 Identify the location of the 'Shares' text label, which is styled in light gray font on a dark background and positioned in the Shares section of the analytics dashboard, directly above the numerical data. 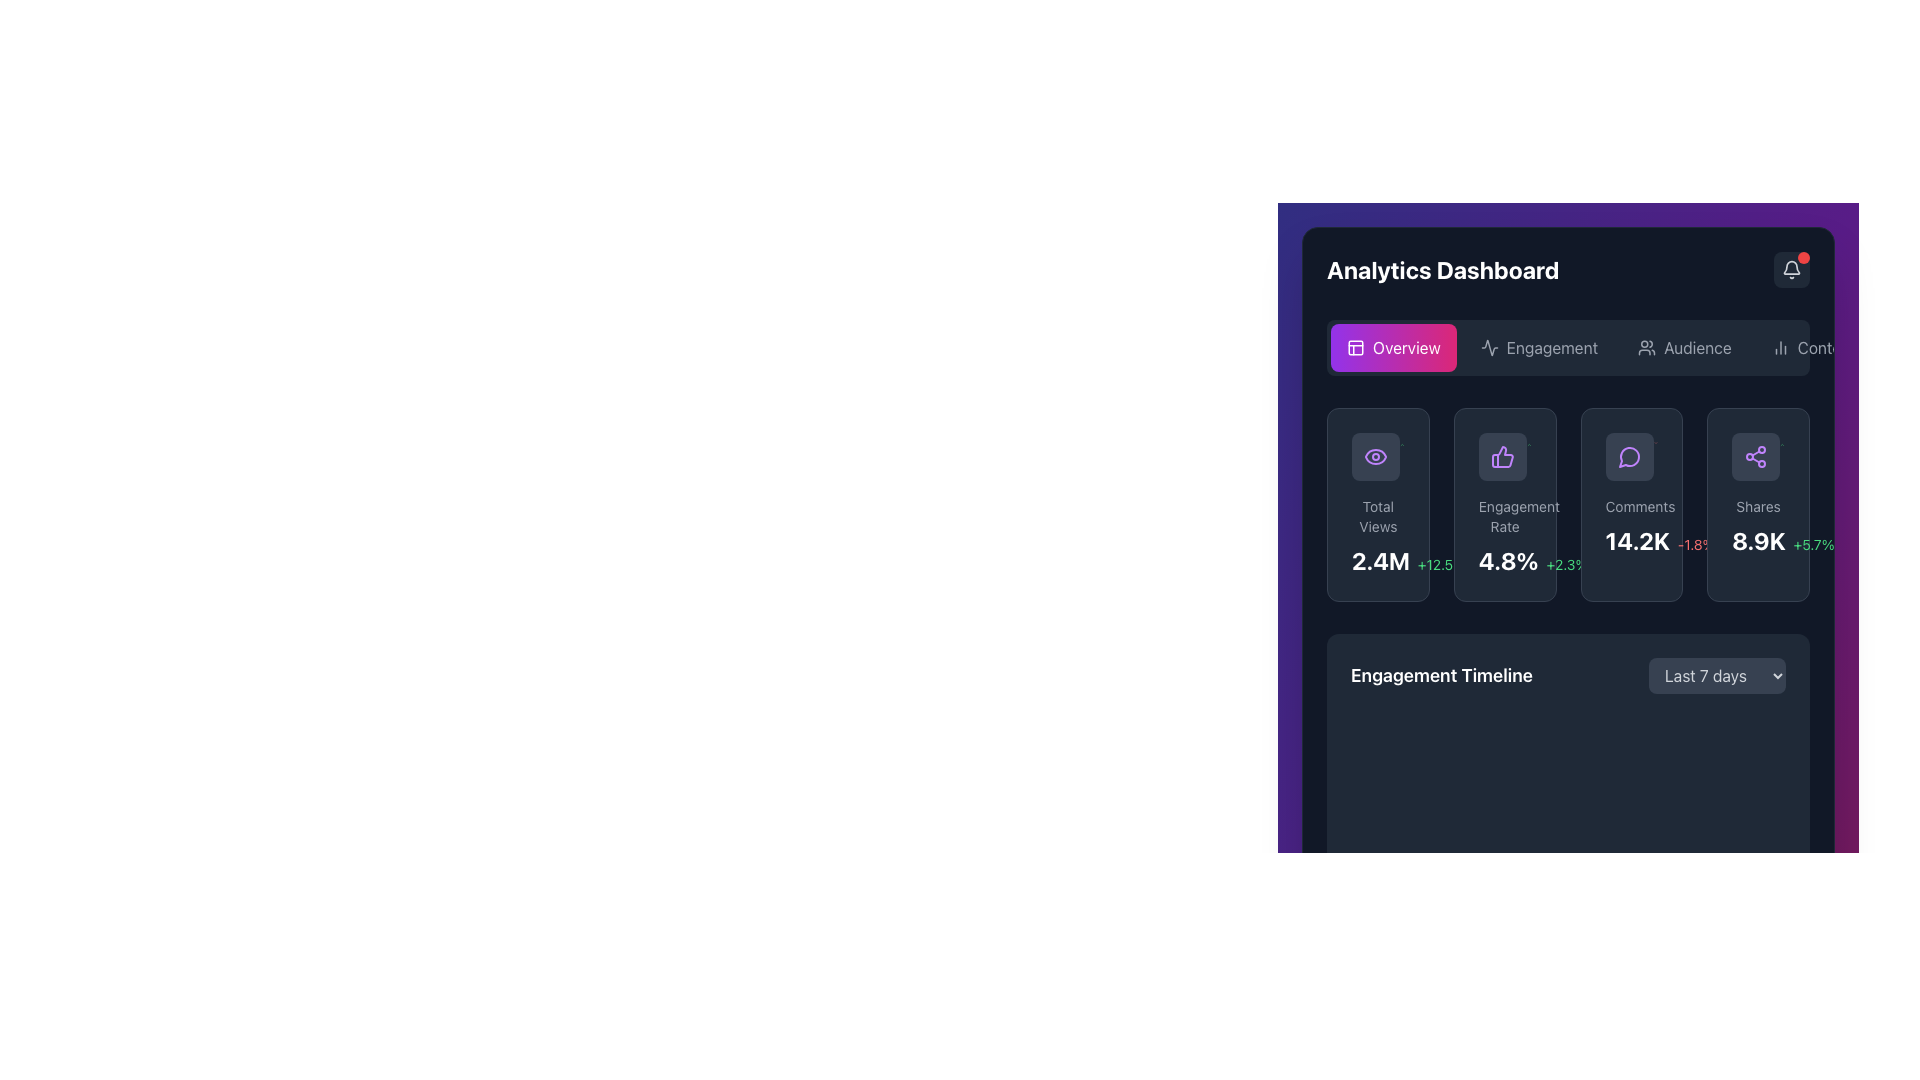
(1757, 505).